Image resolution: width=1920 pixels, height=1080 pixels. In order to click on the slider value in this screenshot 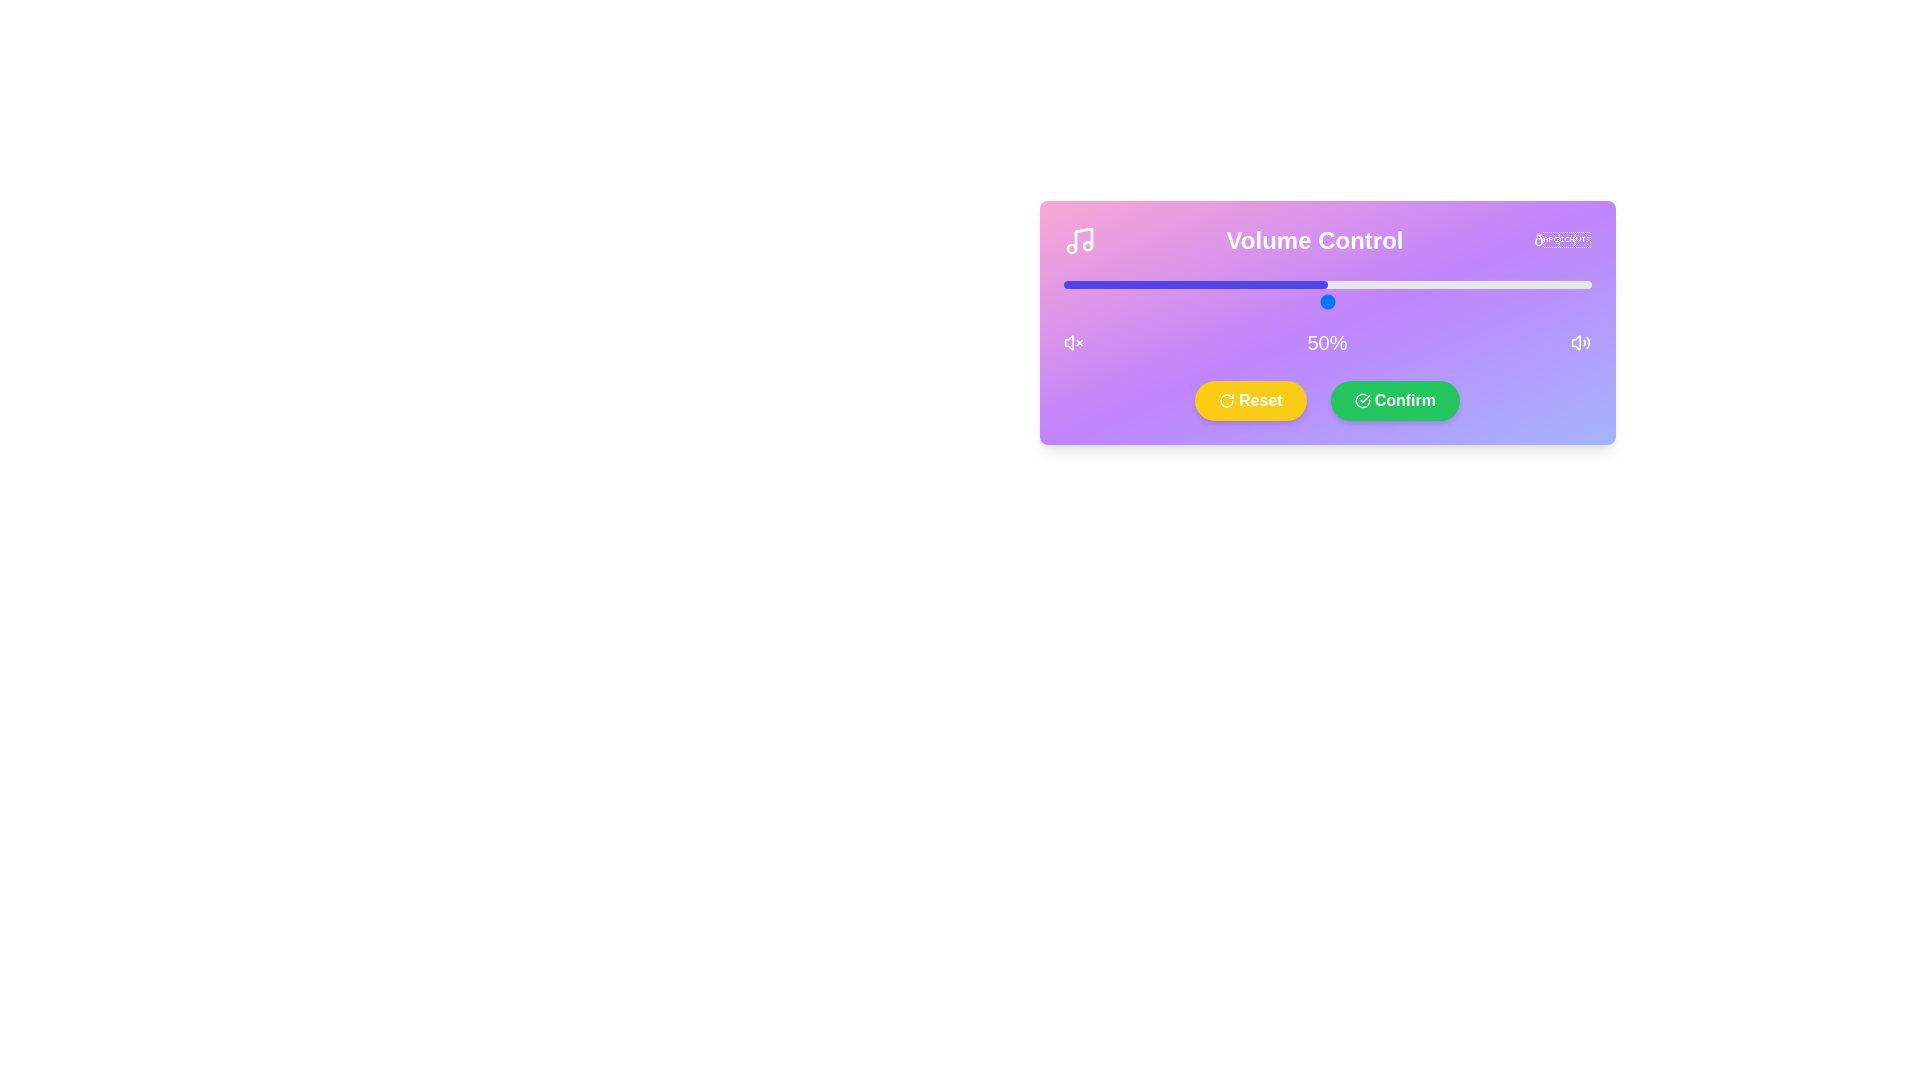, I will do `click(1247, 285)`.